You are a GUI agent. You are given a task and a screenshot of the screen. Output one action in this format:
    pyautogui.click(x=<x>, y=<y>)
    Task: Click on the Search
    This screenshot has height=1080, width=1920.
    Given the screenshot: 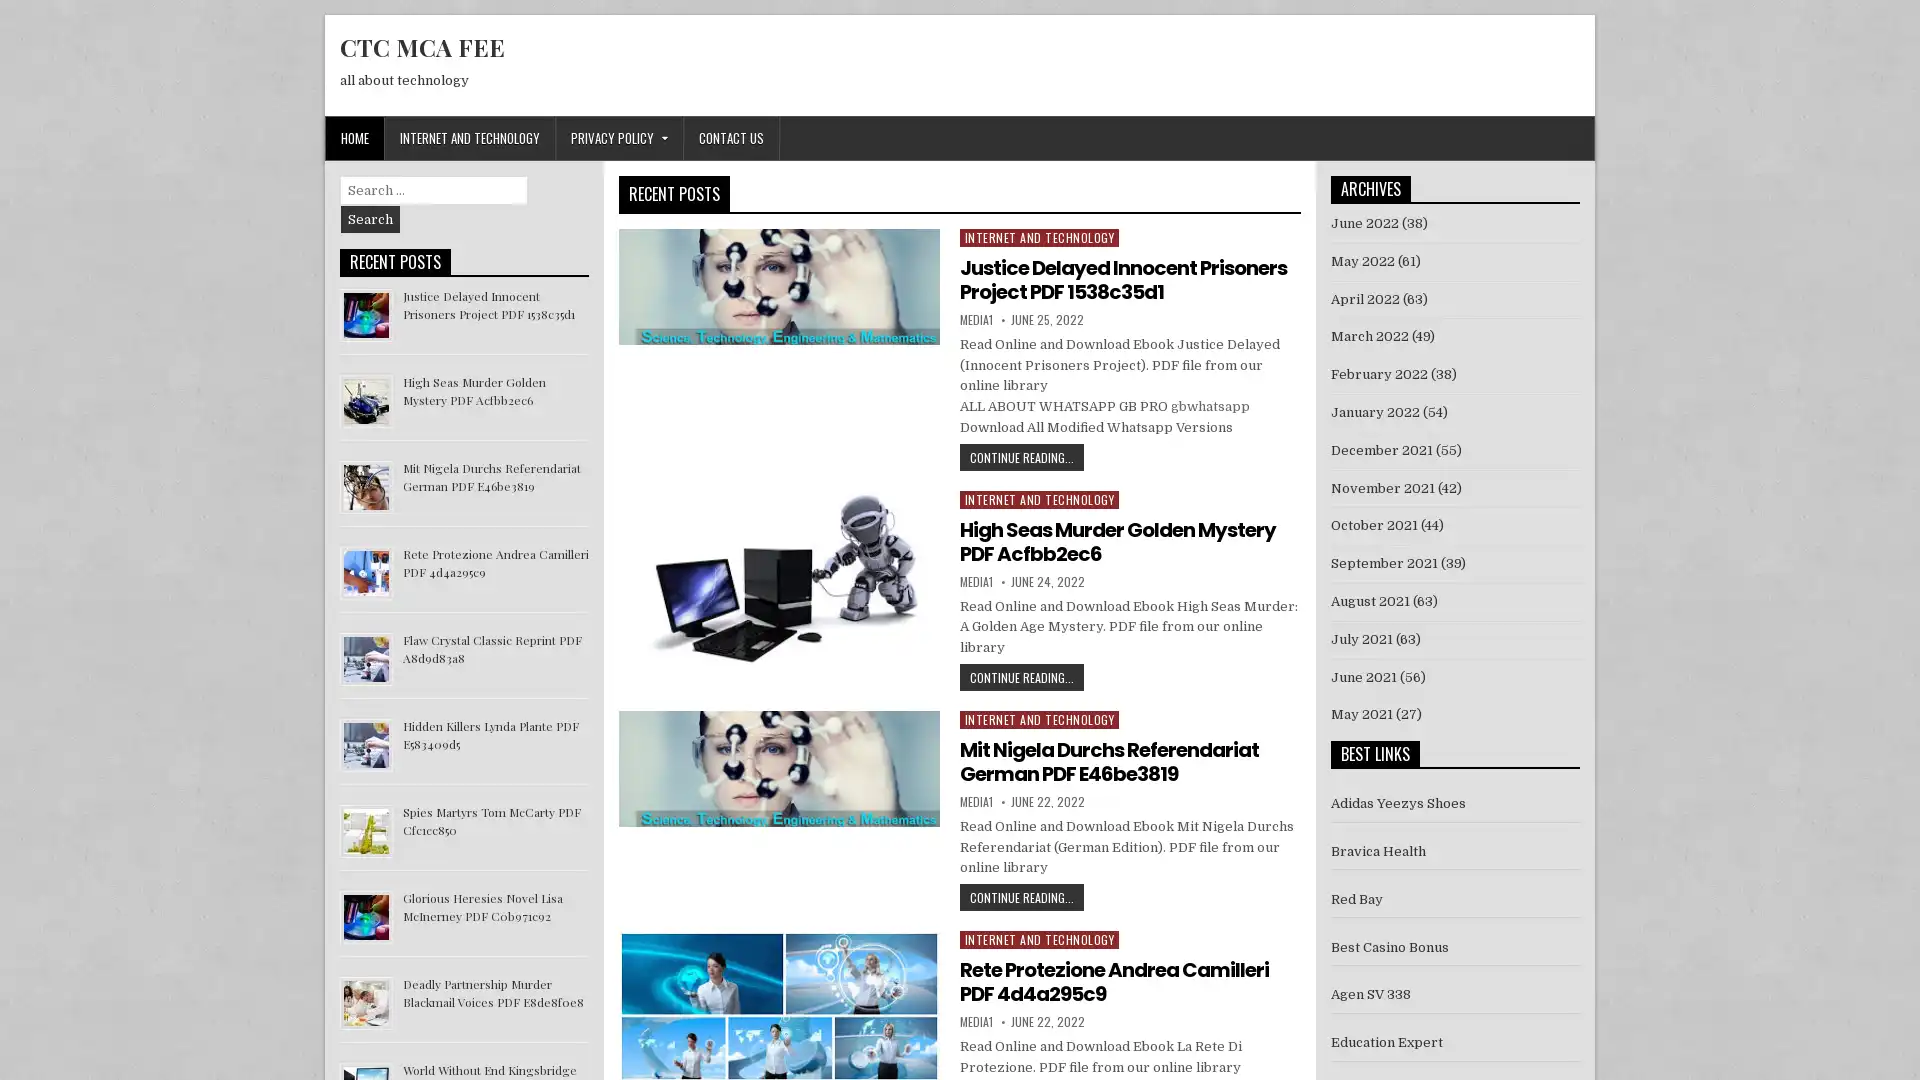 What is the action you would take?
    pyautogui.click(x=370, y=219)
    